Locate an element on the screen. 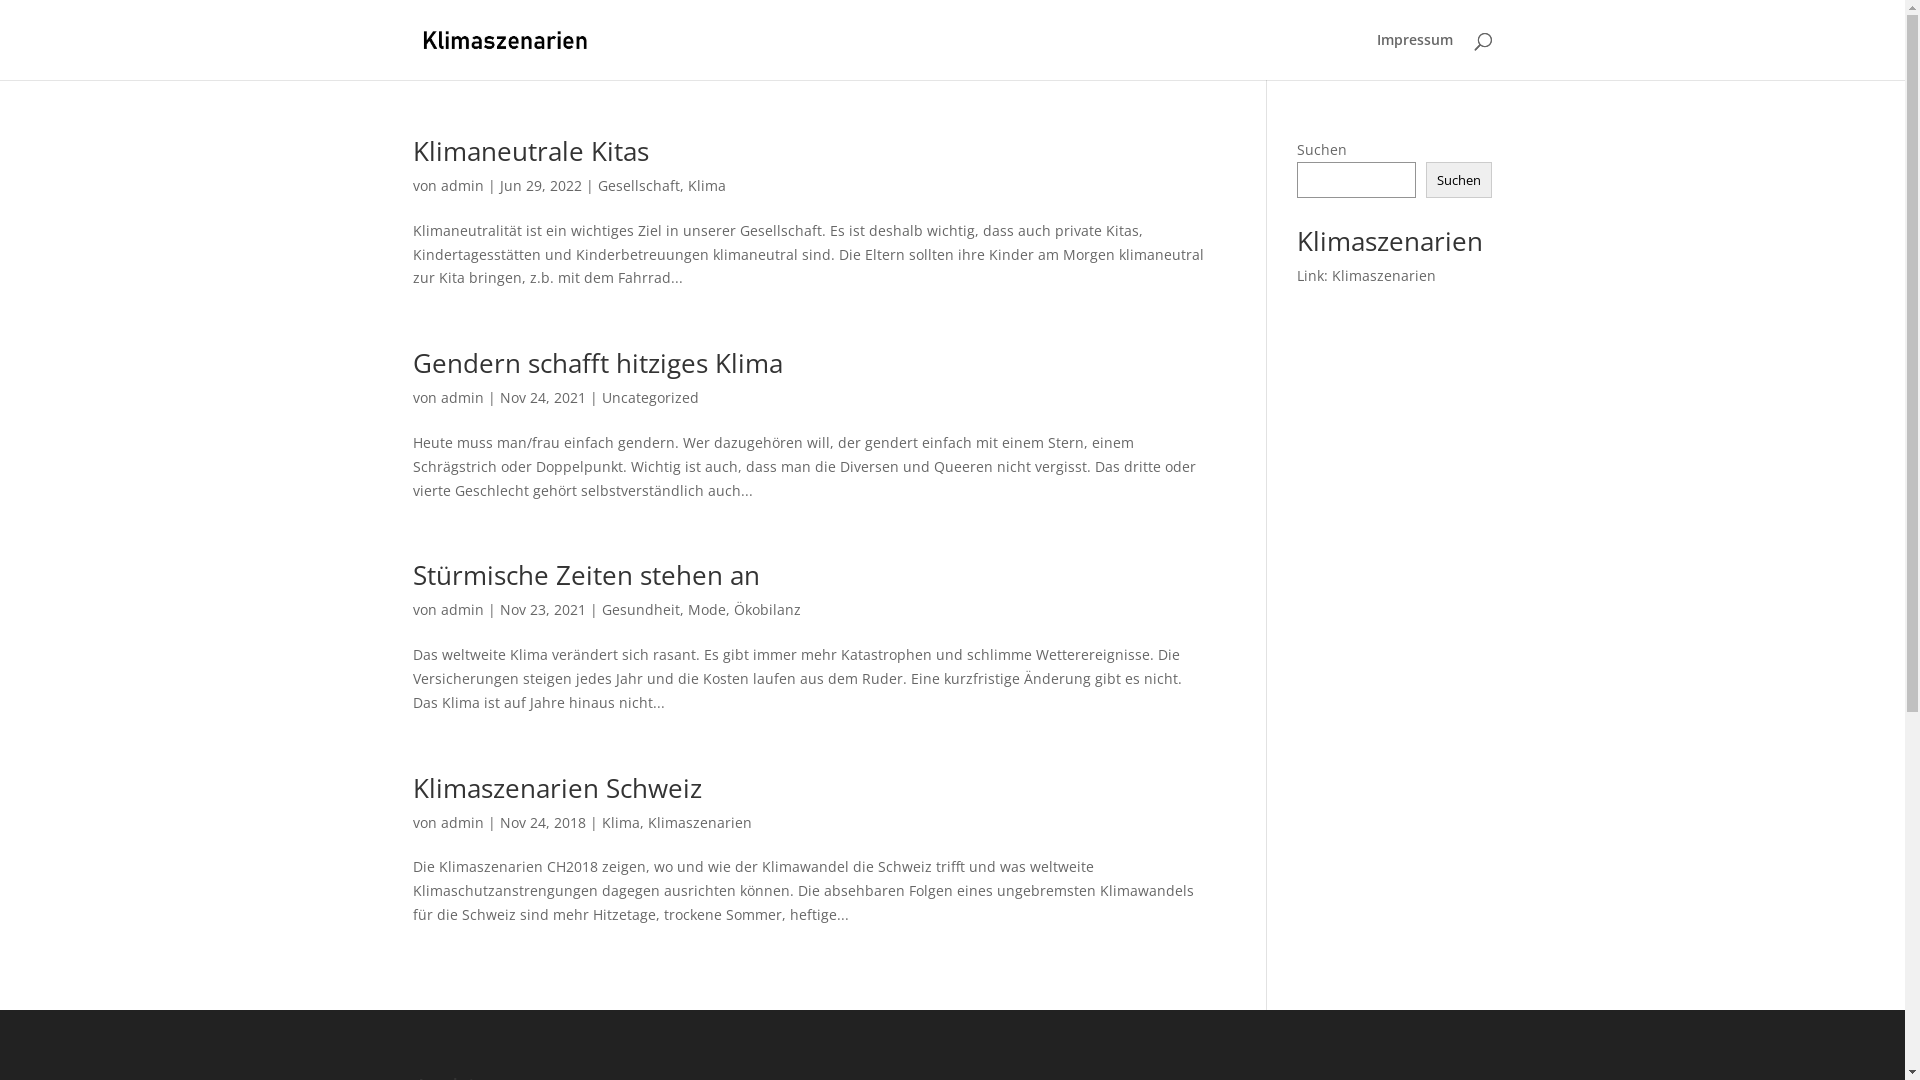  'Mode' is located at coordinates (706, 608).